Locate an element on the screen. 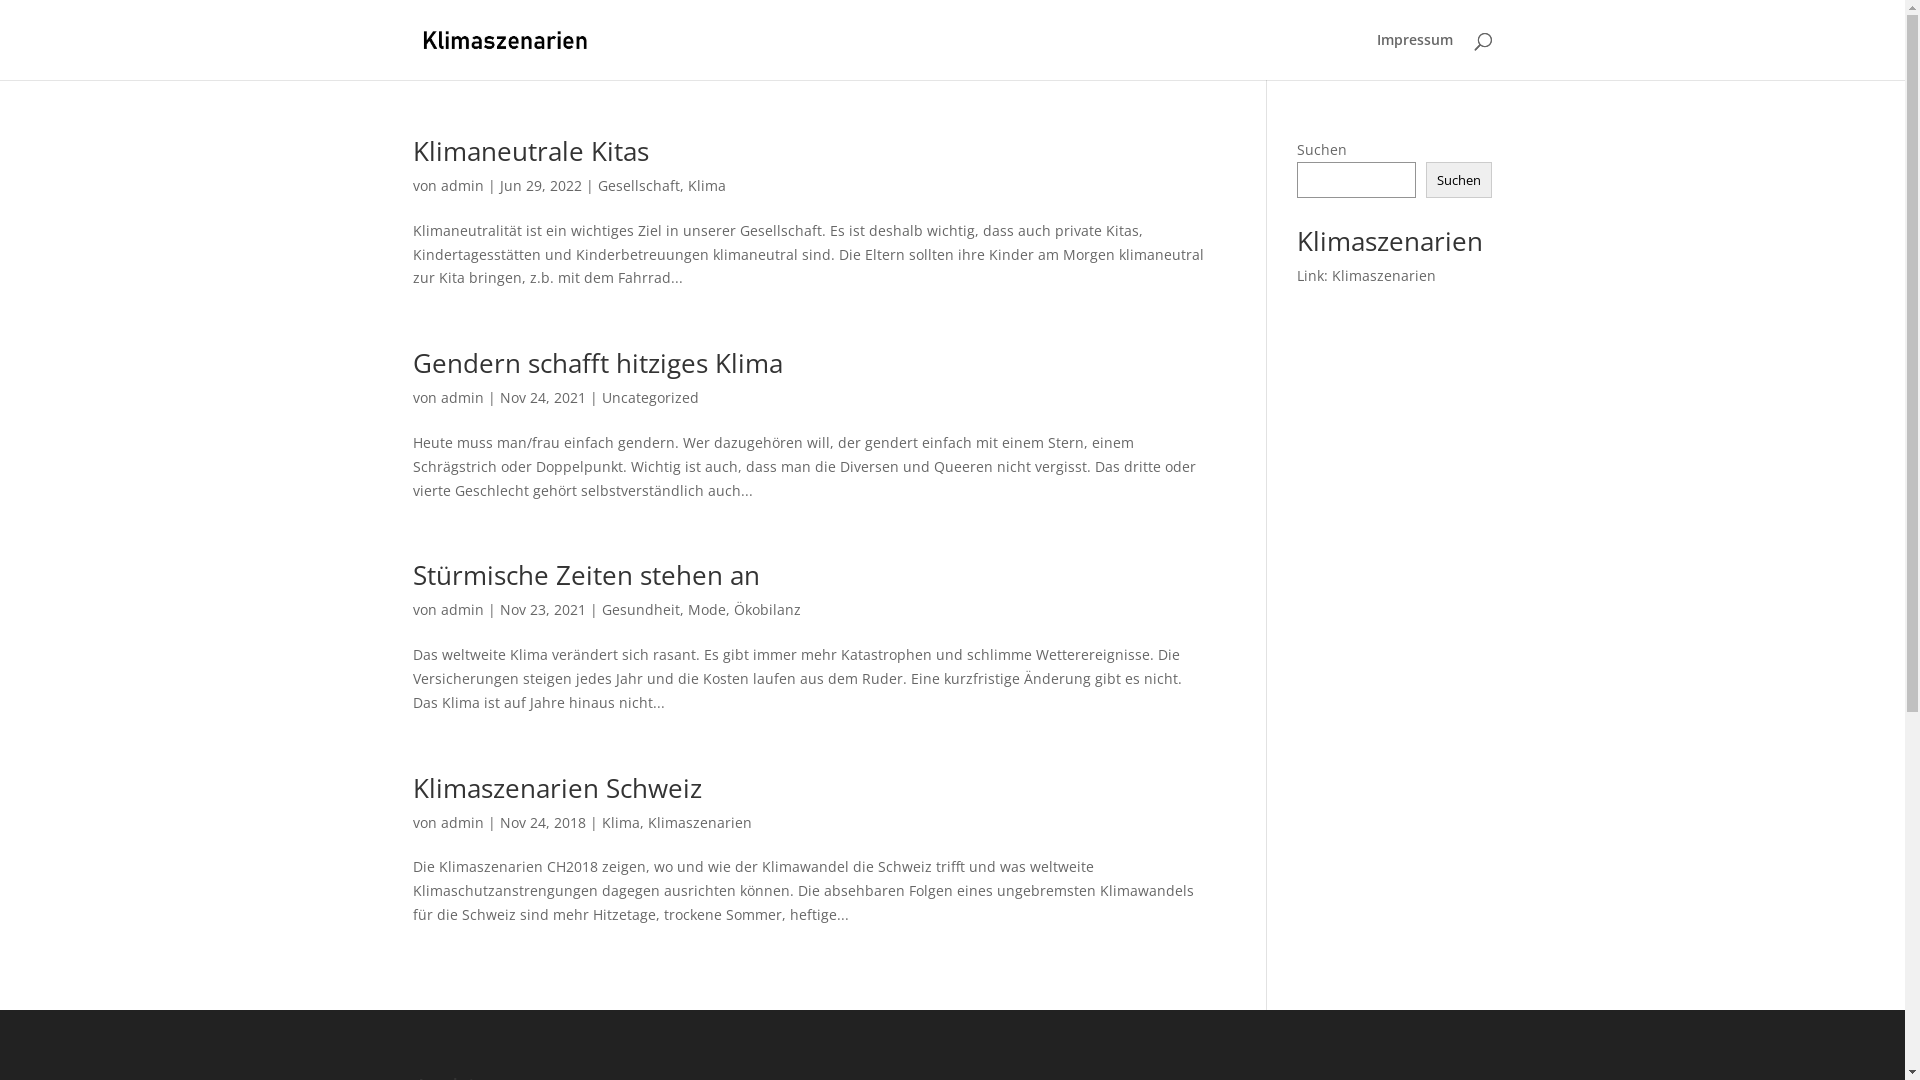  'Mode' is located at coordinates (706, 608).